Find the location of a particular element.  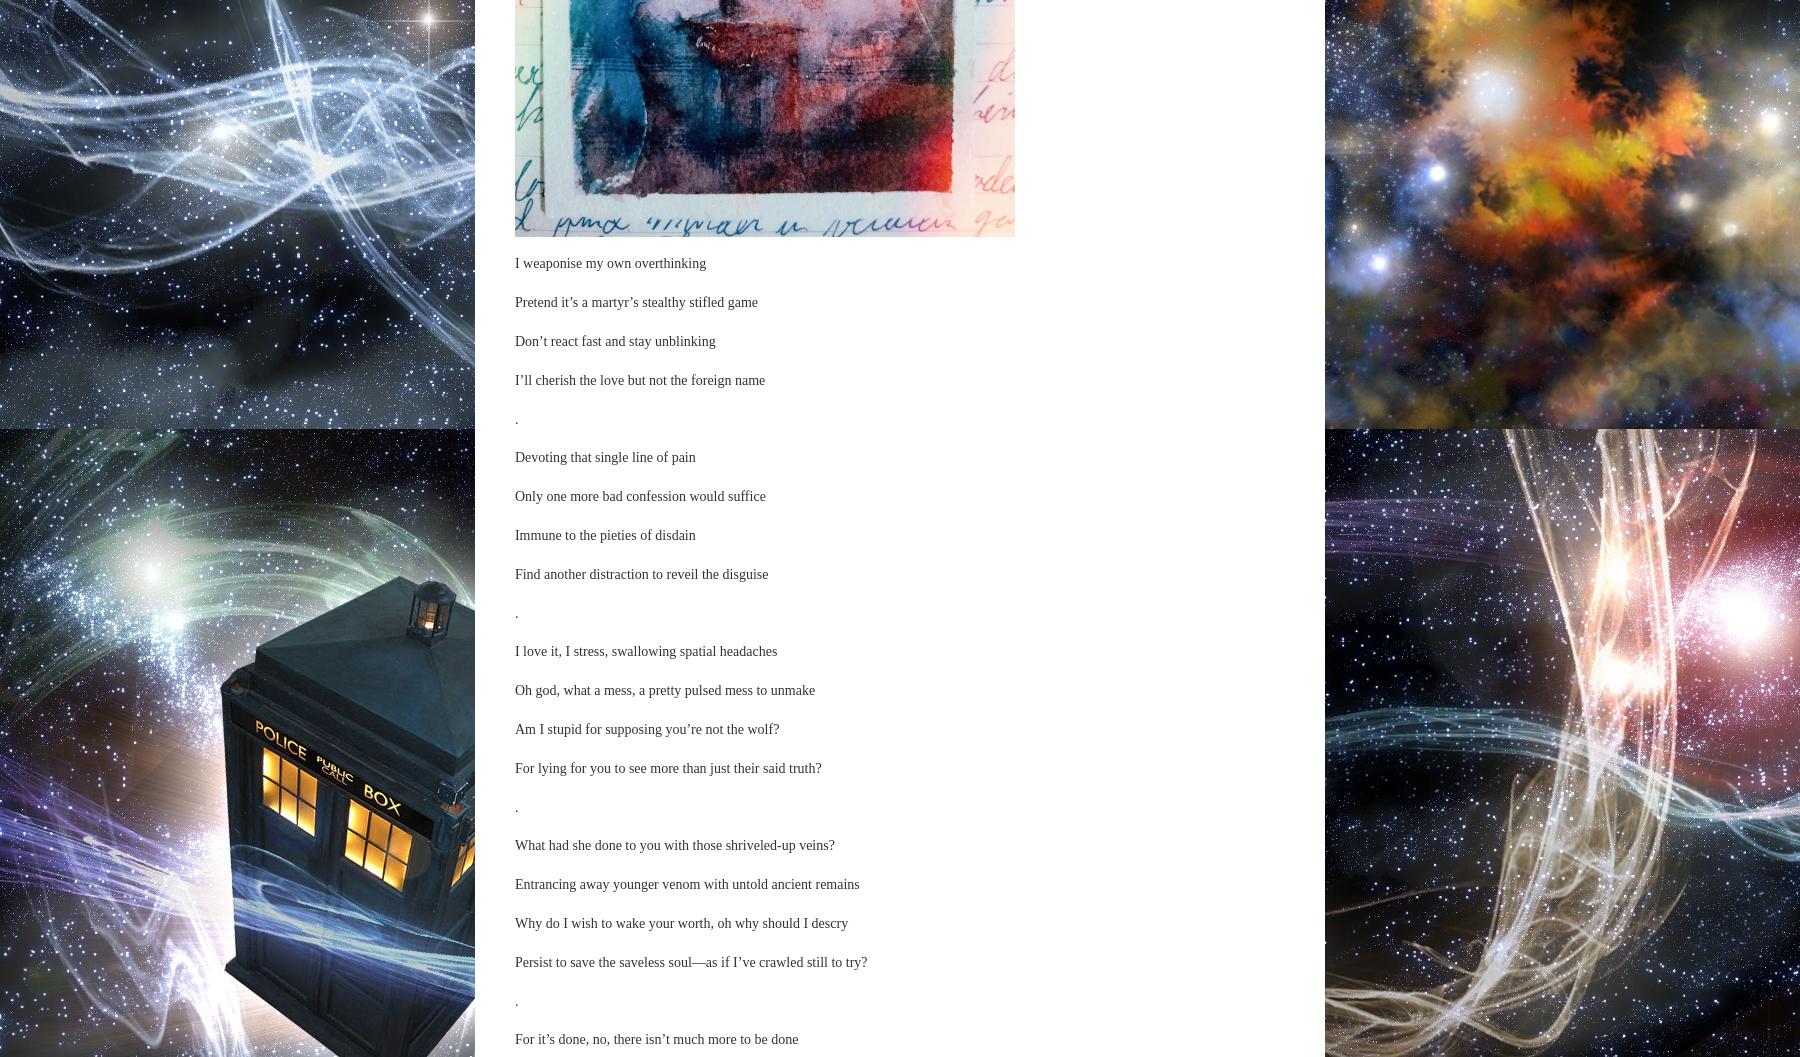

'Find another distraction to reveil the disguise' is located at coordinates (640, 572).